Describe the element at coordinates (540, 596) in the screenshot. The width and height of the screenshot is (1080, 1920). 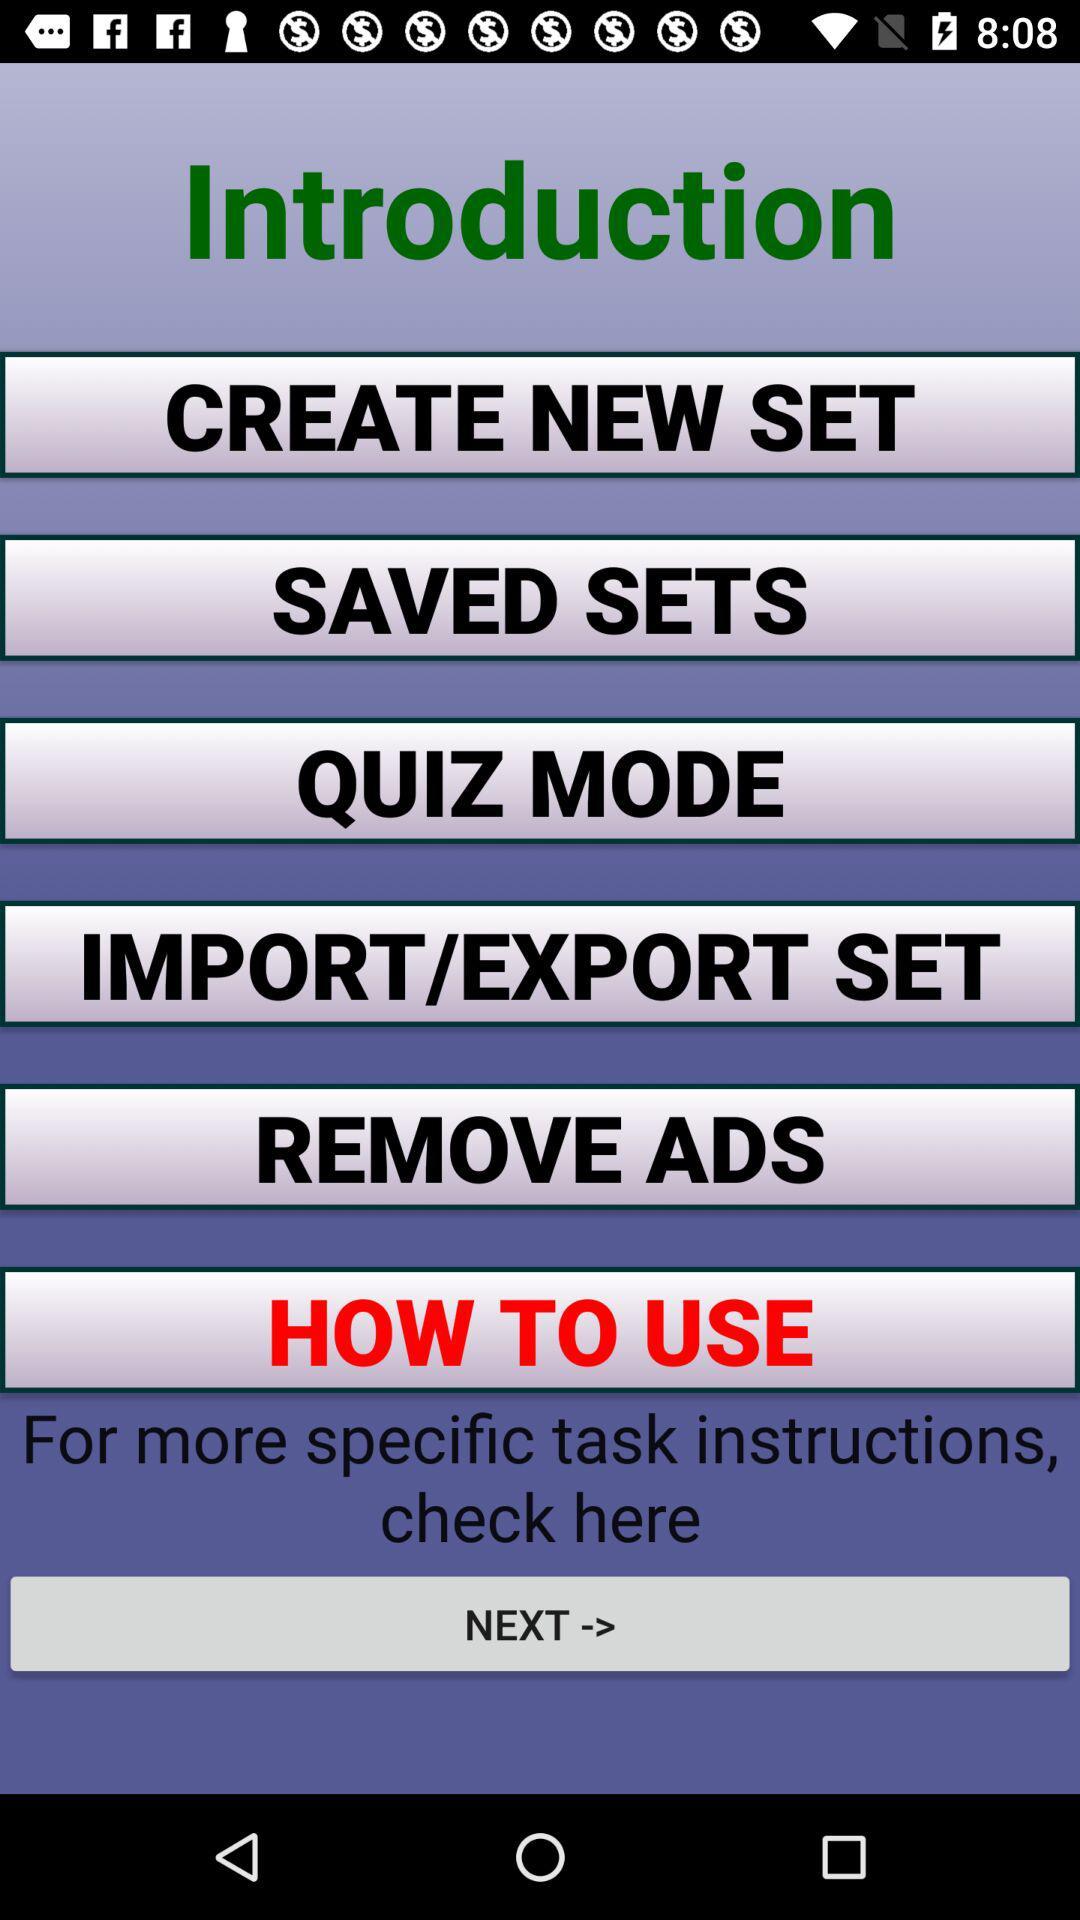
I see `the button below the create new set button` at that location.